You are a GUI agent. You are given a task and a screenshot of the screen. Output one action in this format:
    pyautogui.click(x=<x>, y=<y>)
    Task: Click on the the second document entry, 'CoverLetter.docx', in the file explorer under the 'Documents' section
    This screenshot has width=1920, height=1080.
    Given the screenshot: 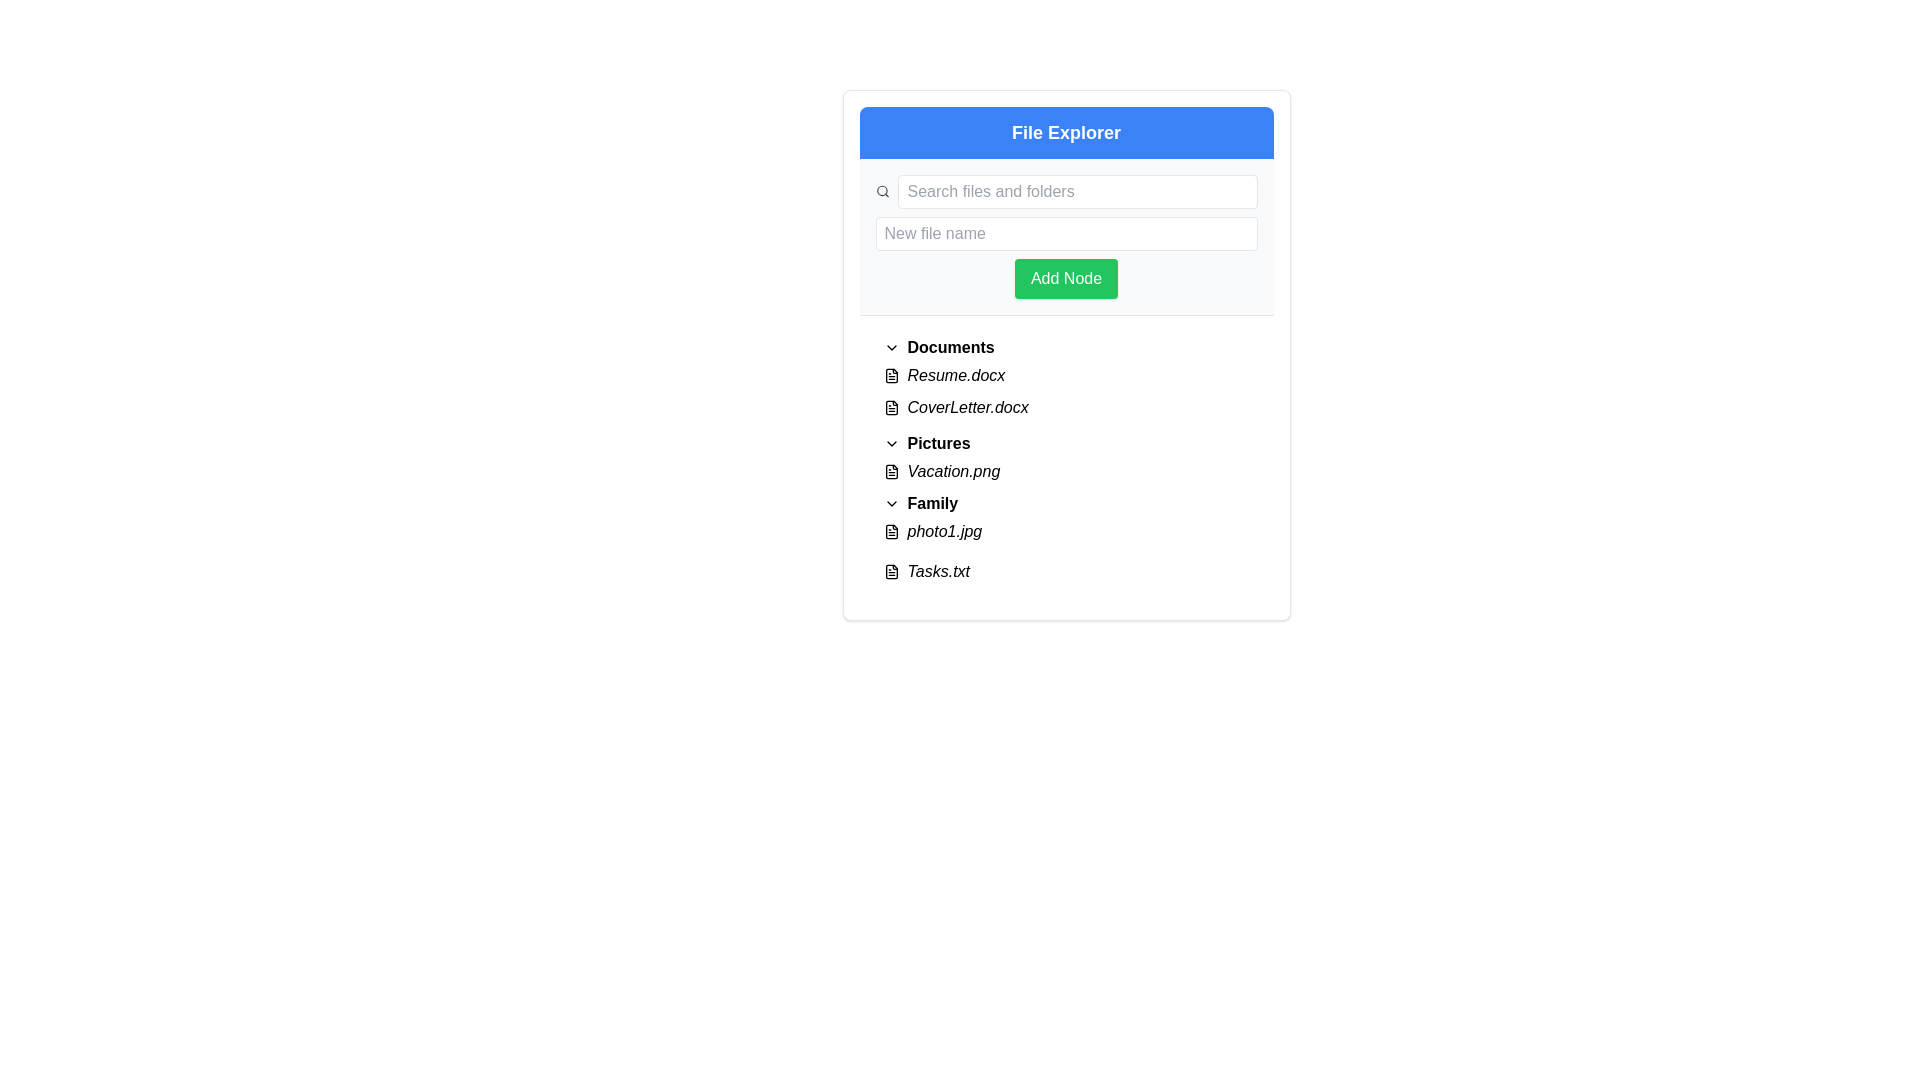 What is the action you would take?
    pyautogui.click(x=1065, y=392)
    